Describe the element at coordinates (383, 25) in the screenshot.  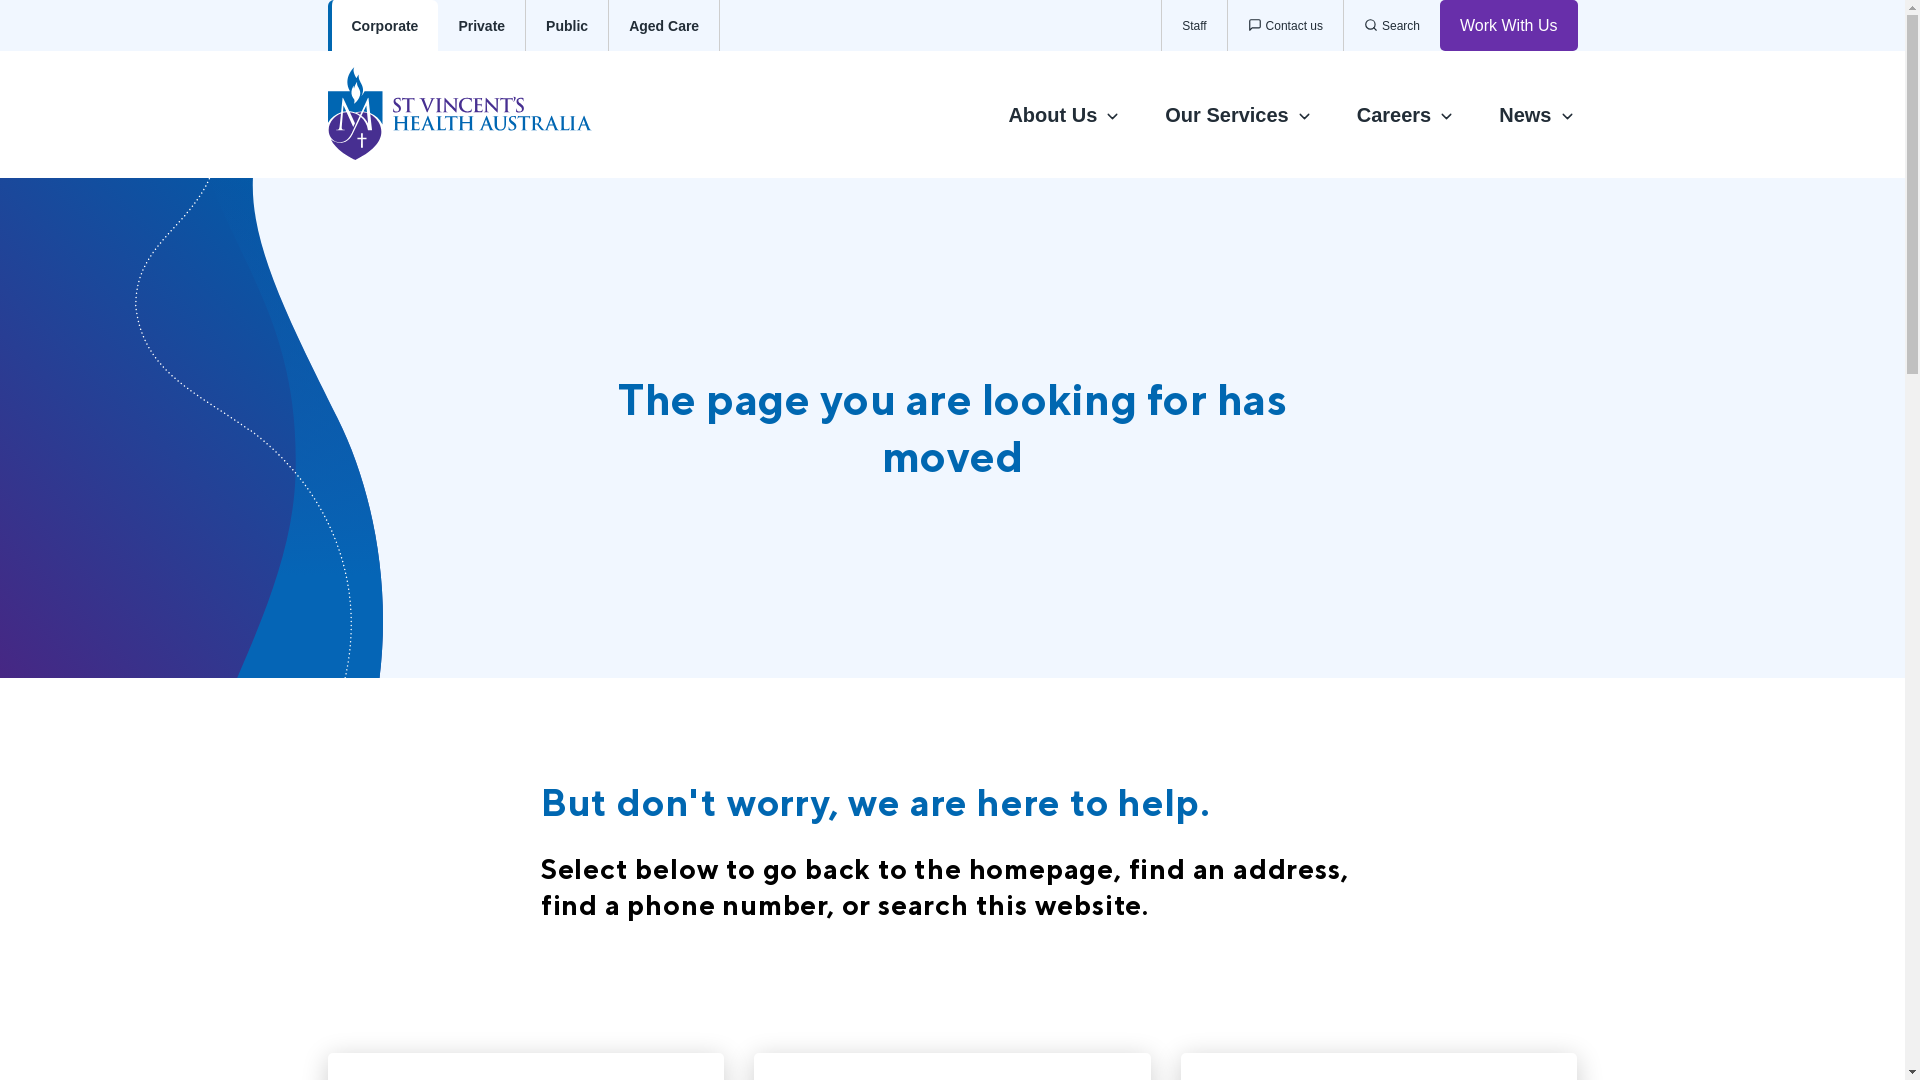
I see `'Corporate'` at that location.